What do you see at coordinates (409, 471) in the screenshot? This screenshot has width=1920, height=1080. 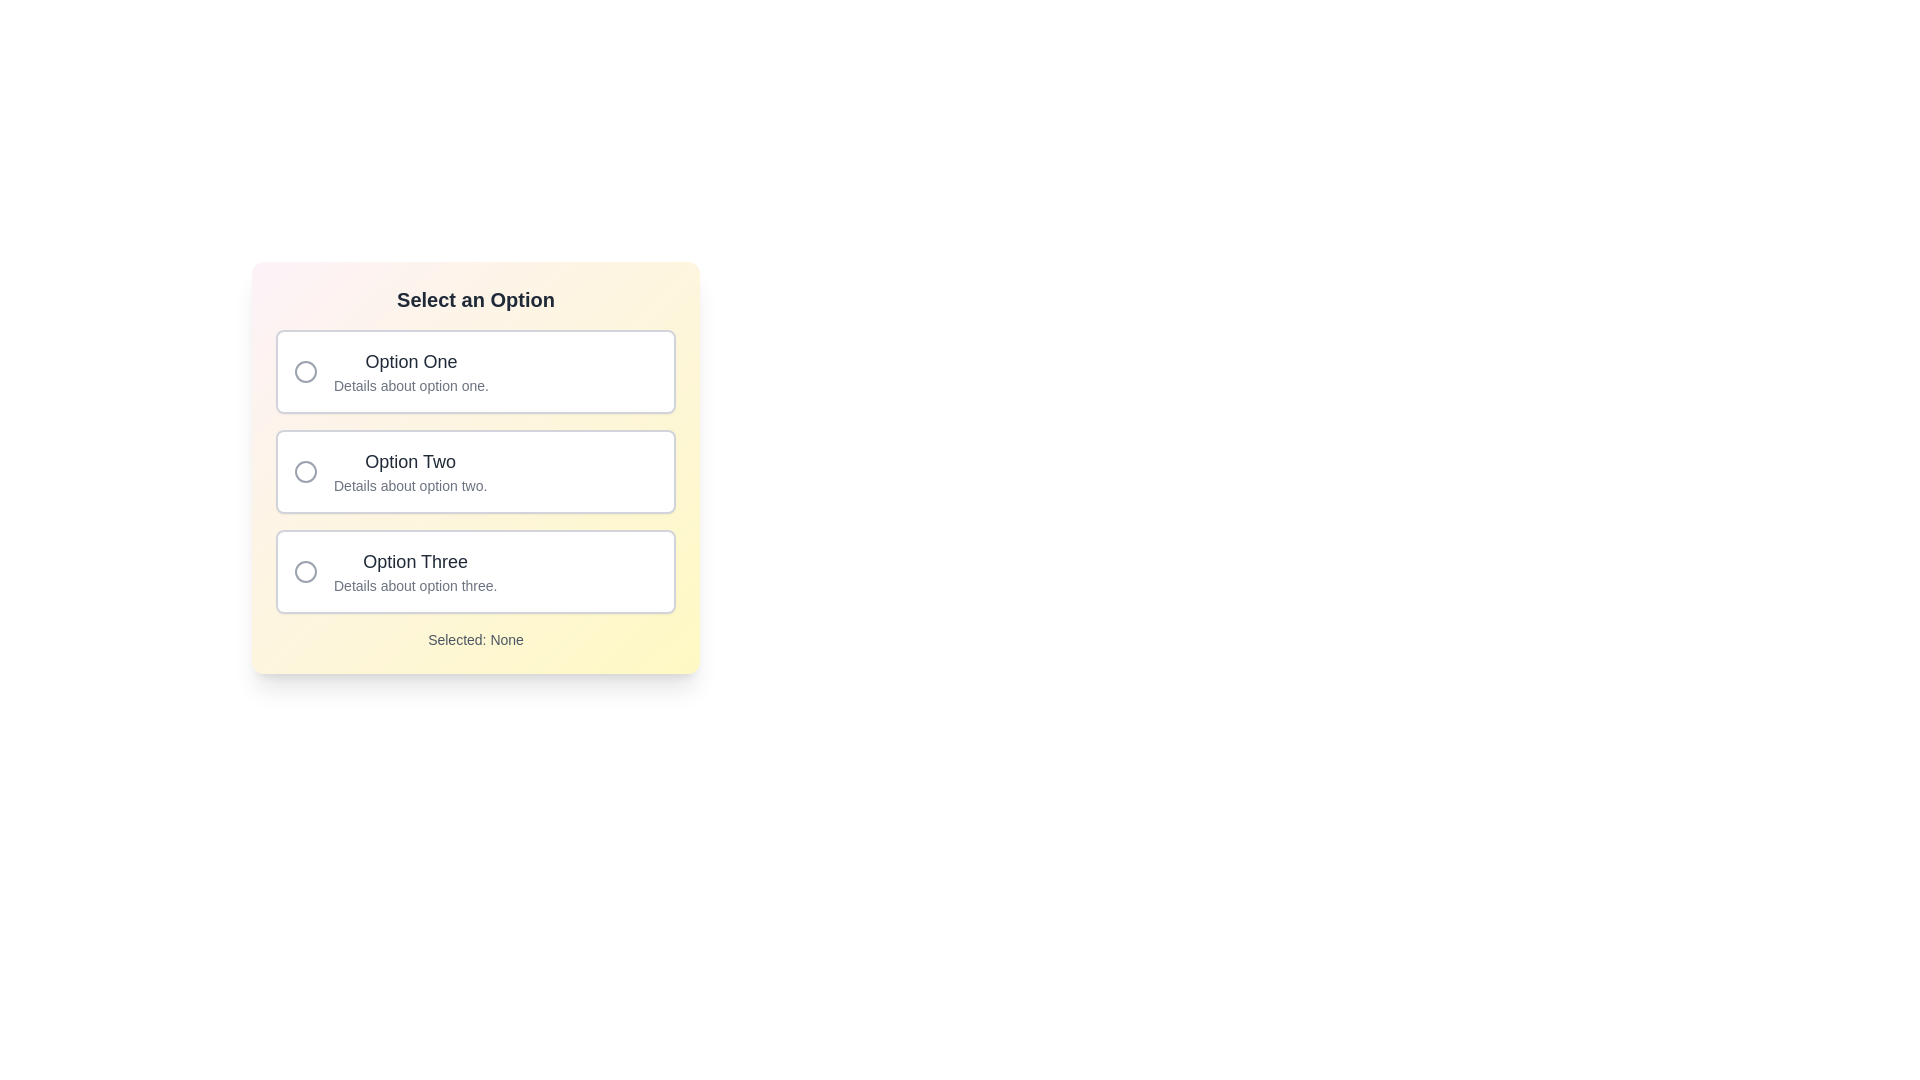 I see `the text label that displays 'Option Two' with the subtext 'Details about option two.'` at bounding box center [409, 471].